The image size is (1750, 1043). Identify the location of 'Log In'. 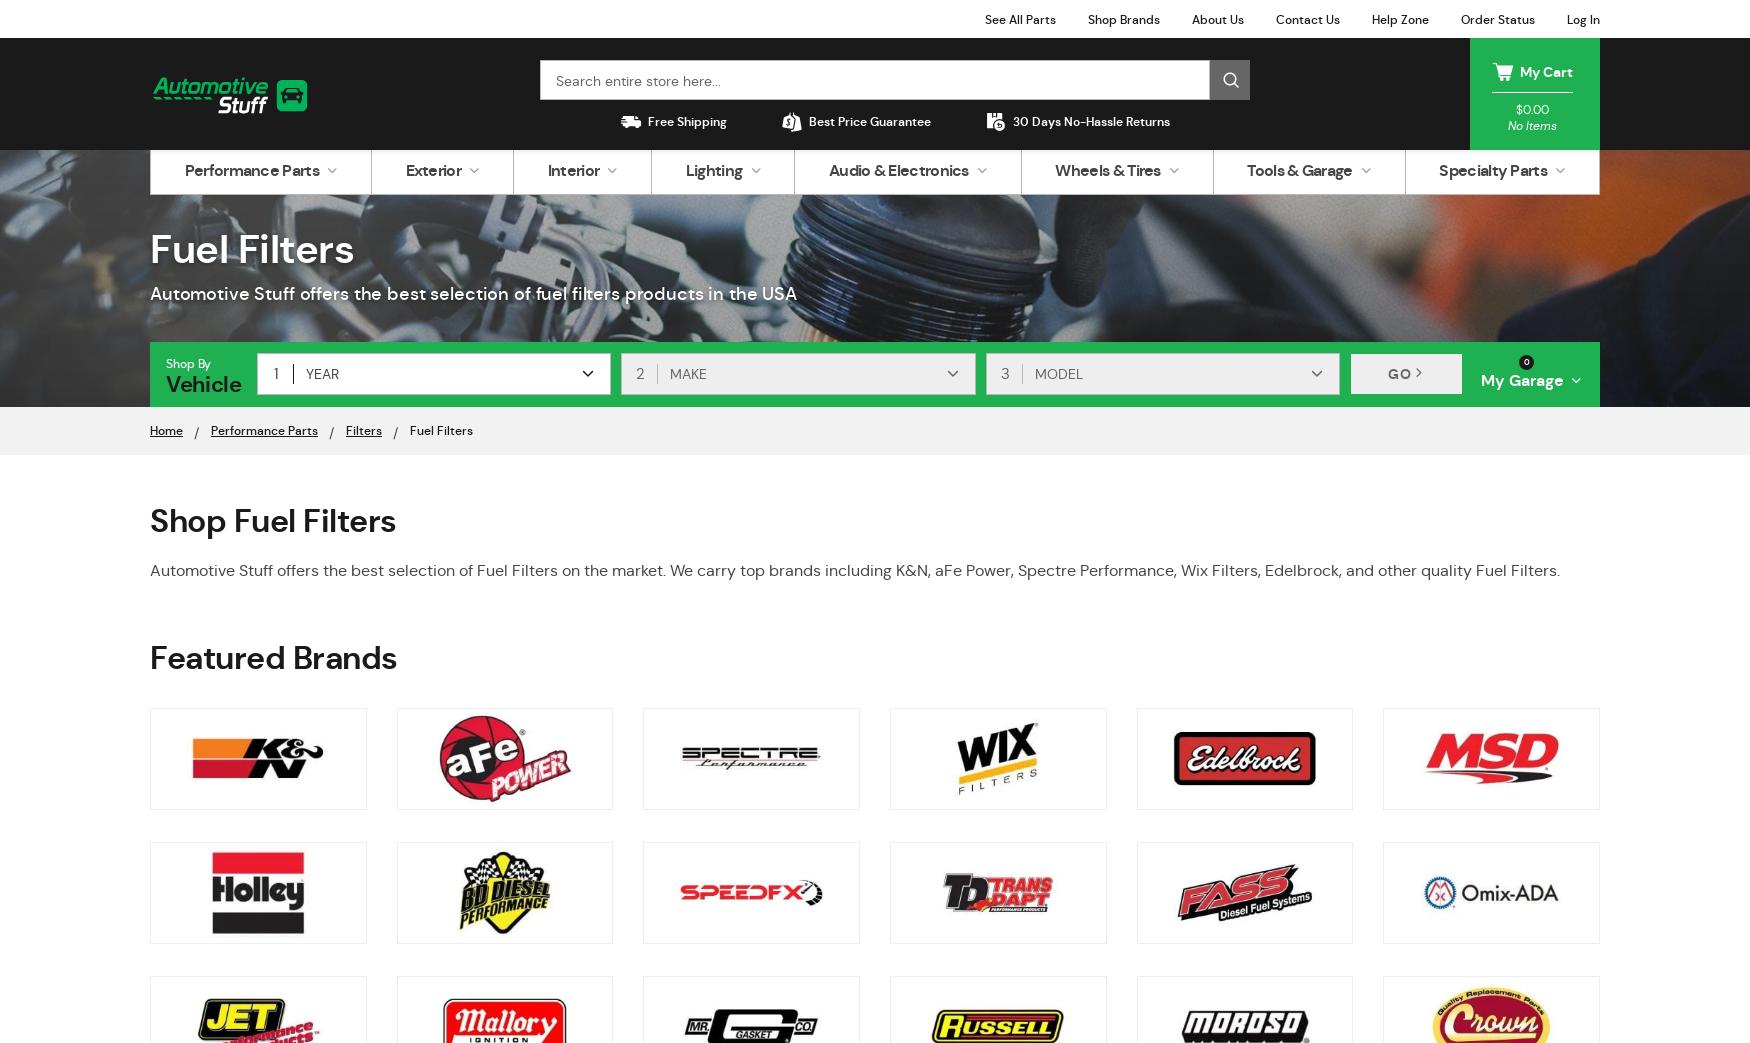
(1583, 18).